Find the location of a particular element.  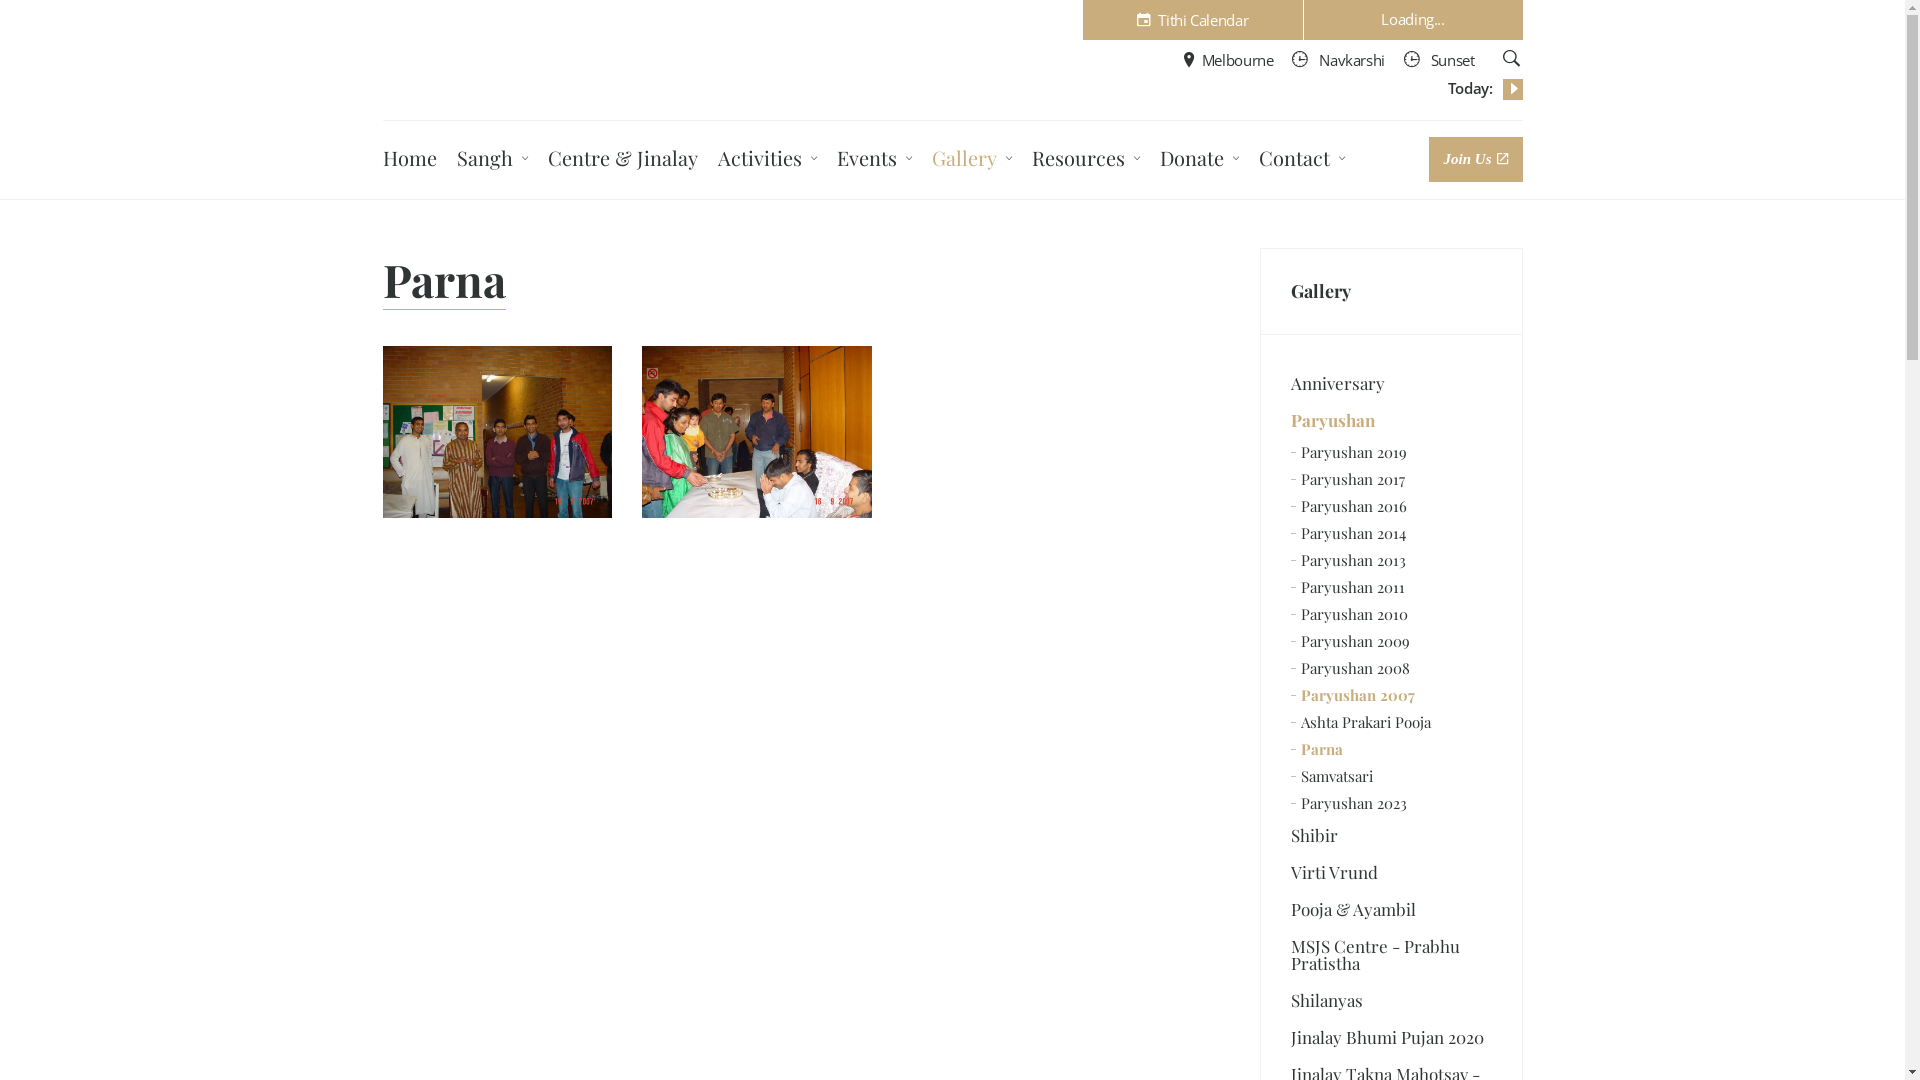

'Sangh' is located at coordinates (496, 160).